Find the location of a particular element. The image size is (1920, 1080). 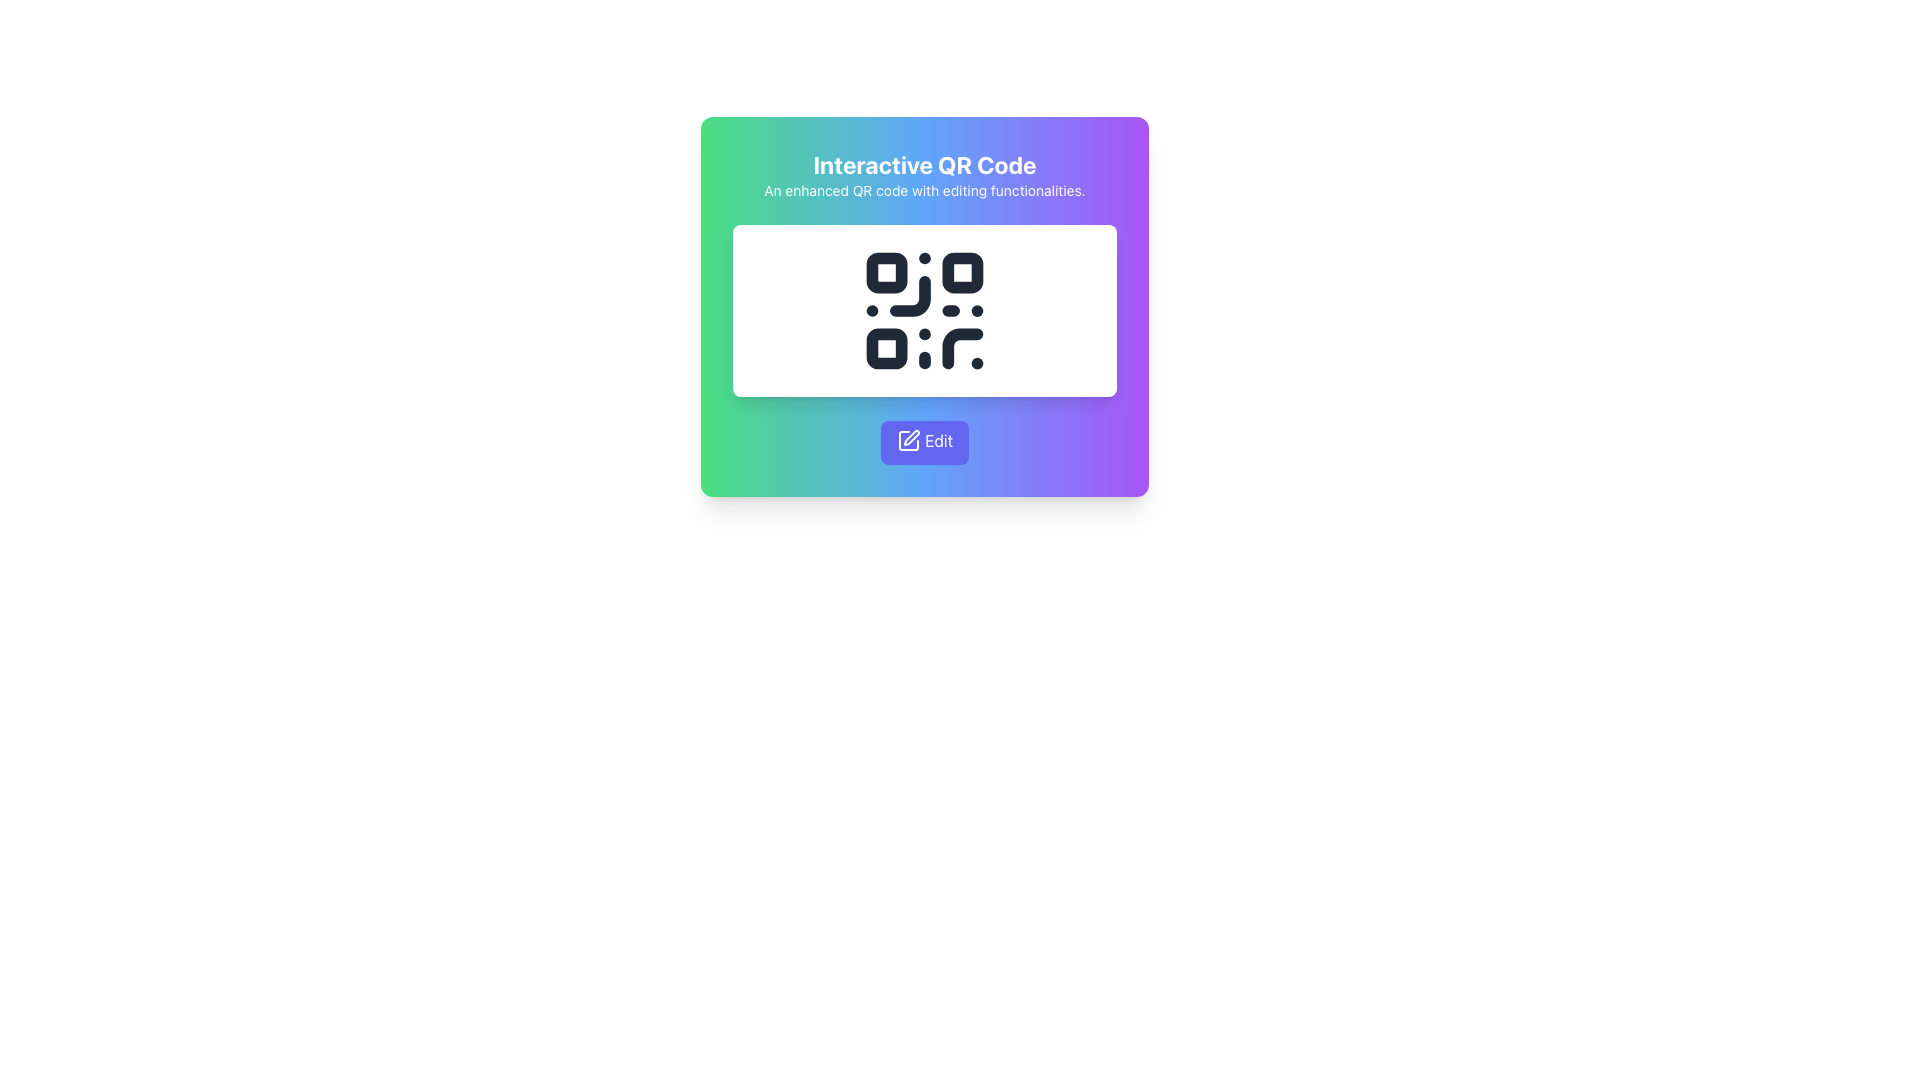

text content of the label that says 'An enhanced QR code with editing functionalities.' which is styled in a smaller font size and centered below the header 'Interactive QR Code.' is located at coordinates (924, 191).